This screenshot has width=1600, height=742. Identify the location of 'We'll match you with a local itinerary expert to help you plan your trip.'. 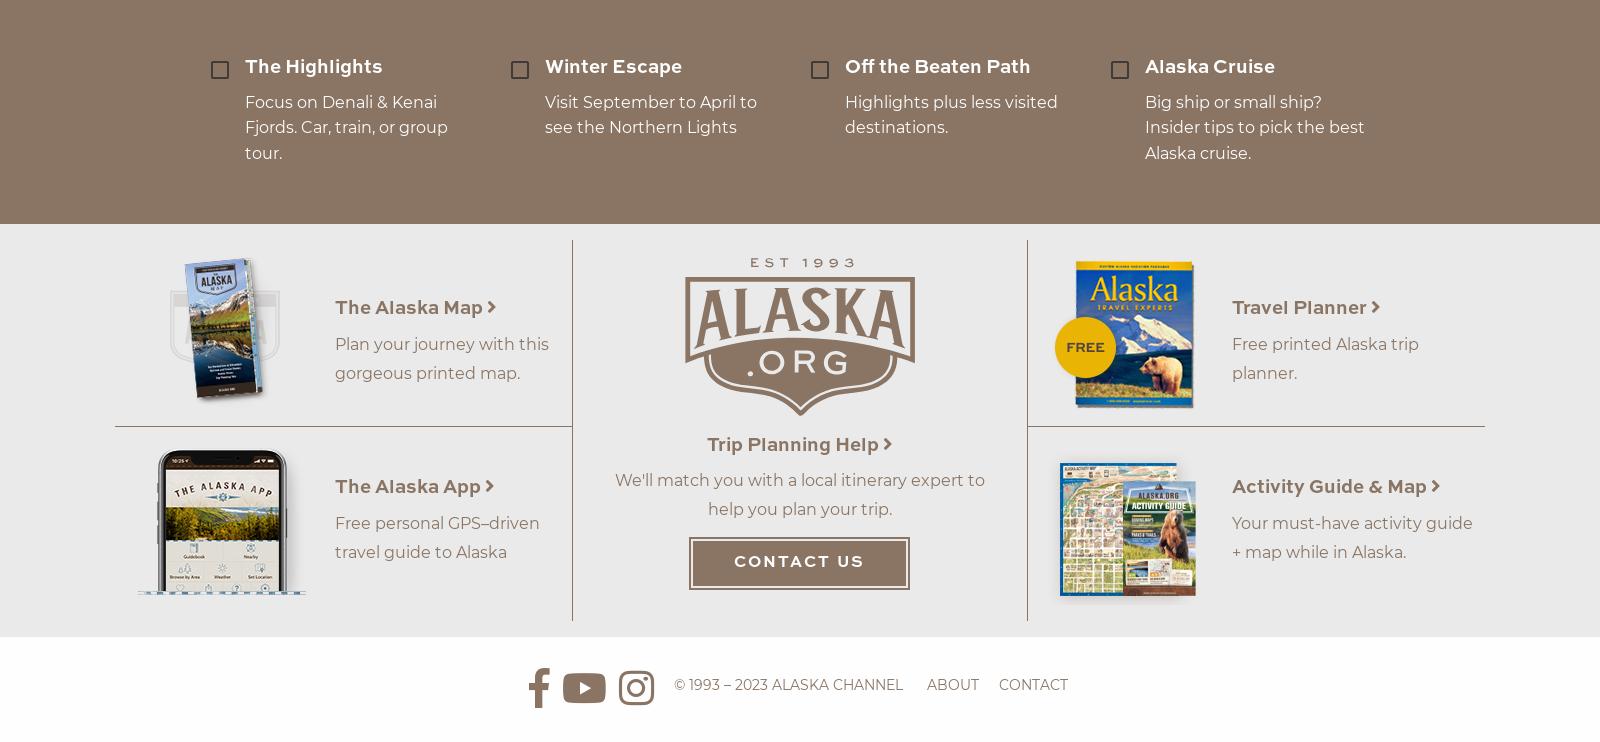
(799, 493).